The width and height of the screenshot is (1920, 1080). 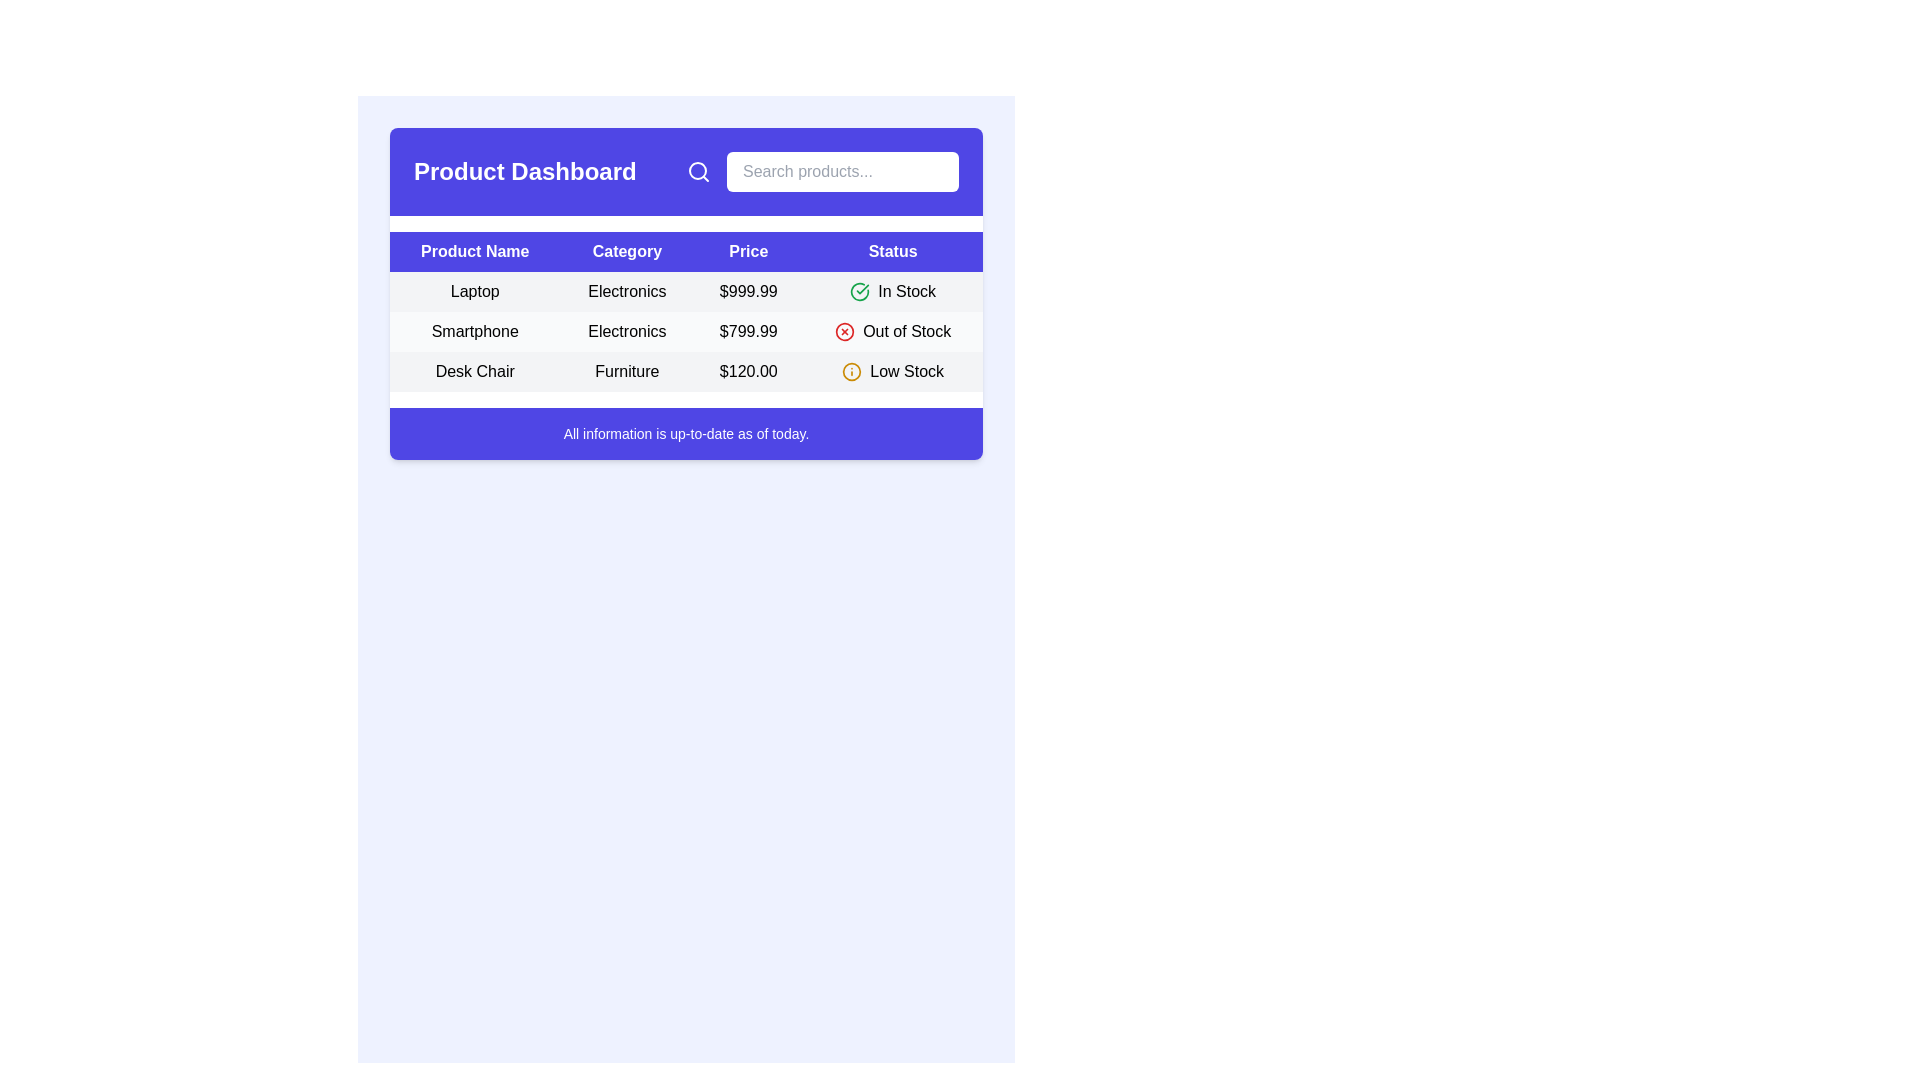 I want to click on the informational icon, which is a small yellow circle with an 'i' symbol, located to the left of the 'Low Stock' text label in the 'Status' column of the last row in the dashboard table, so click(x=852, y=371).